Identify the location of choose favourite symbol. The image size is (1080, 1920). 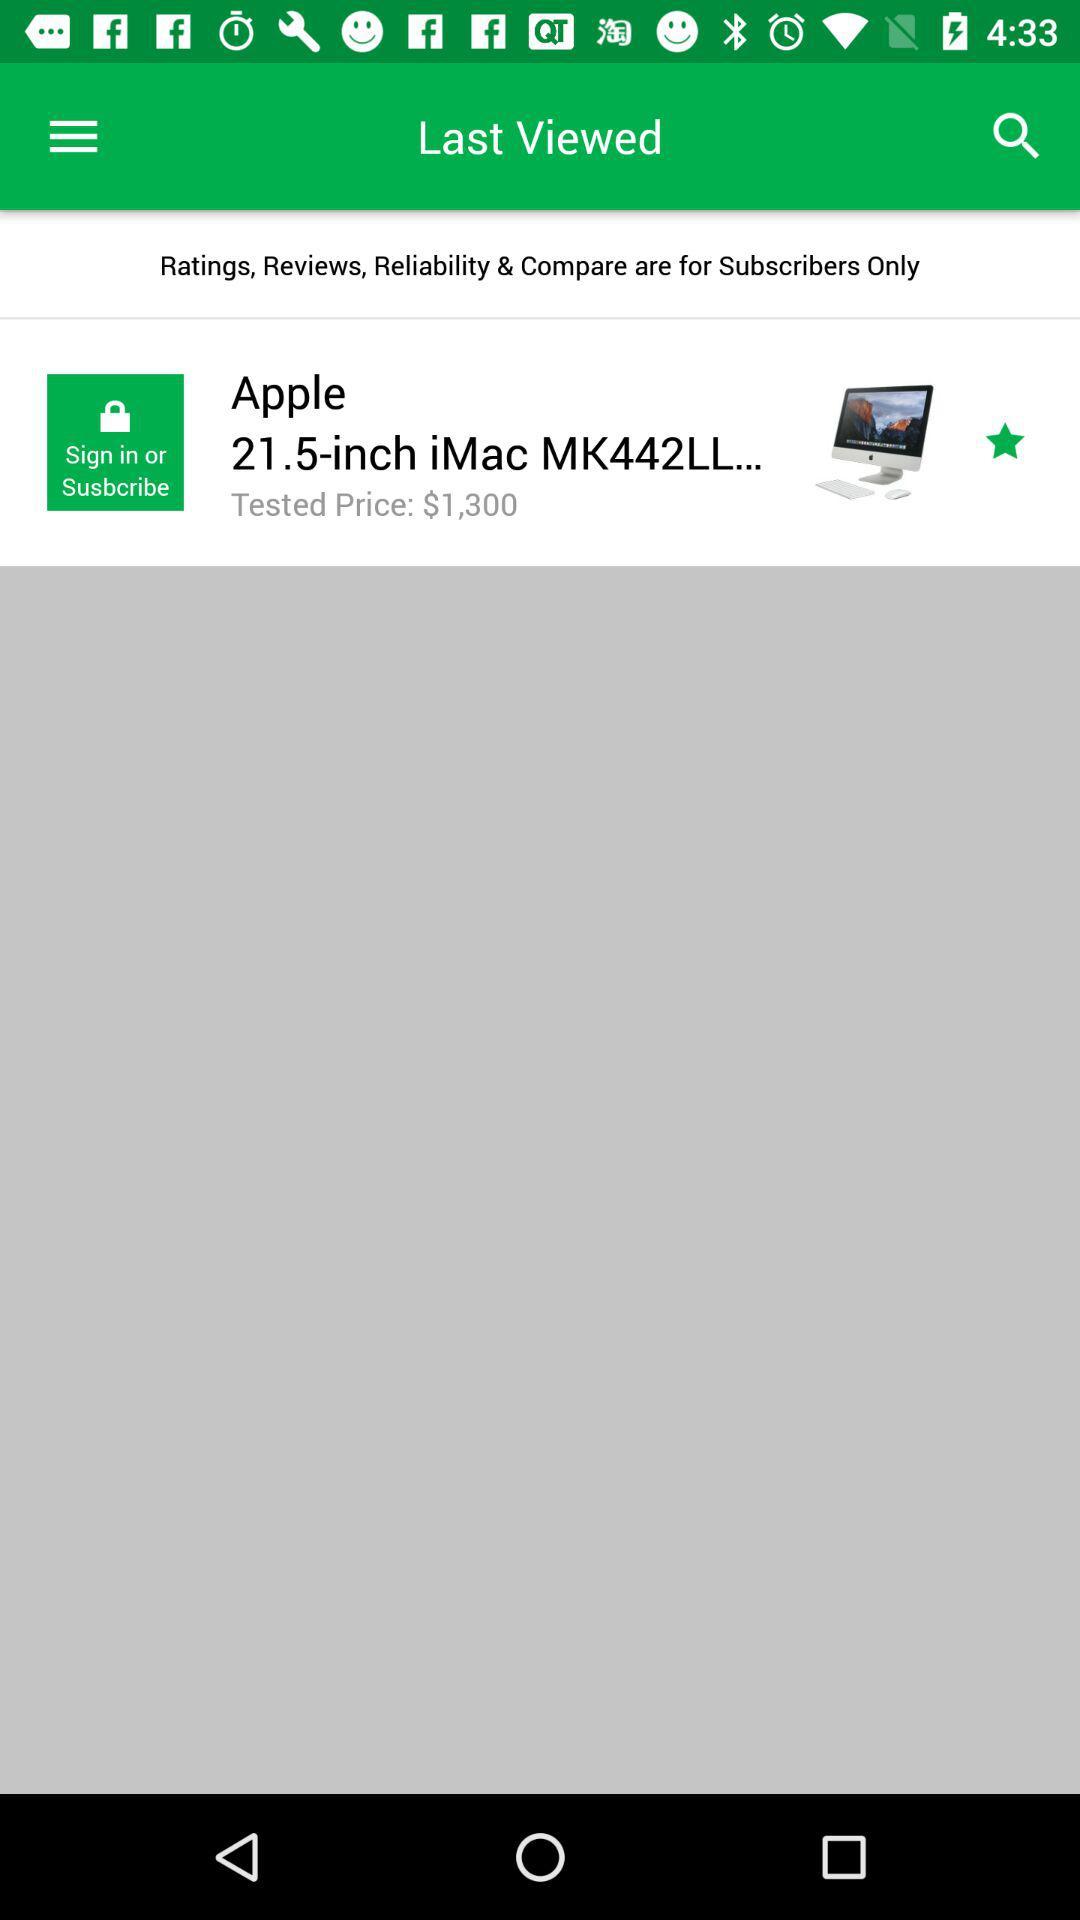
(1027, 441).